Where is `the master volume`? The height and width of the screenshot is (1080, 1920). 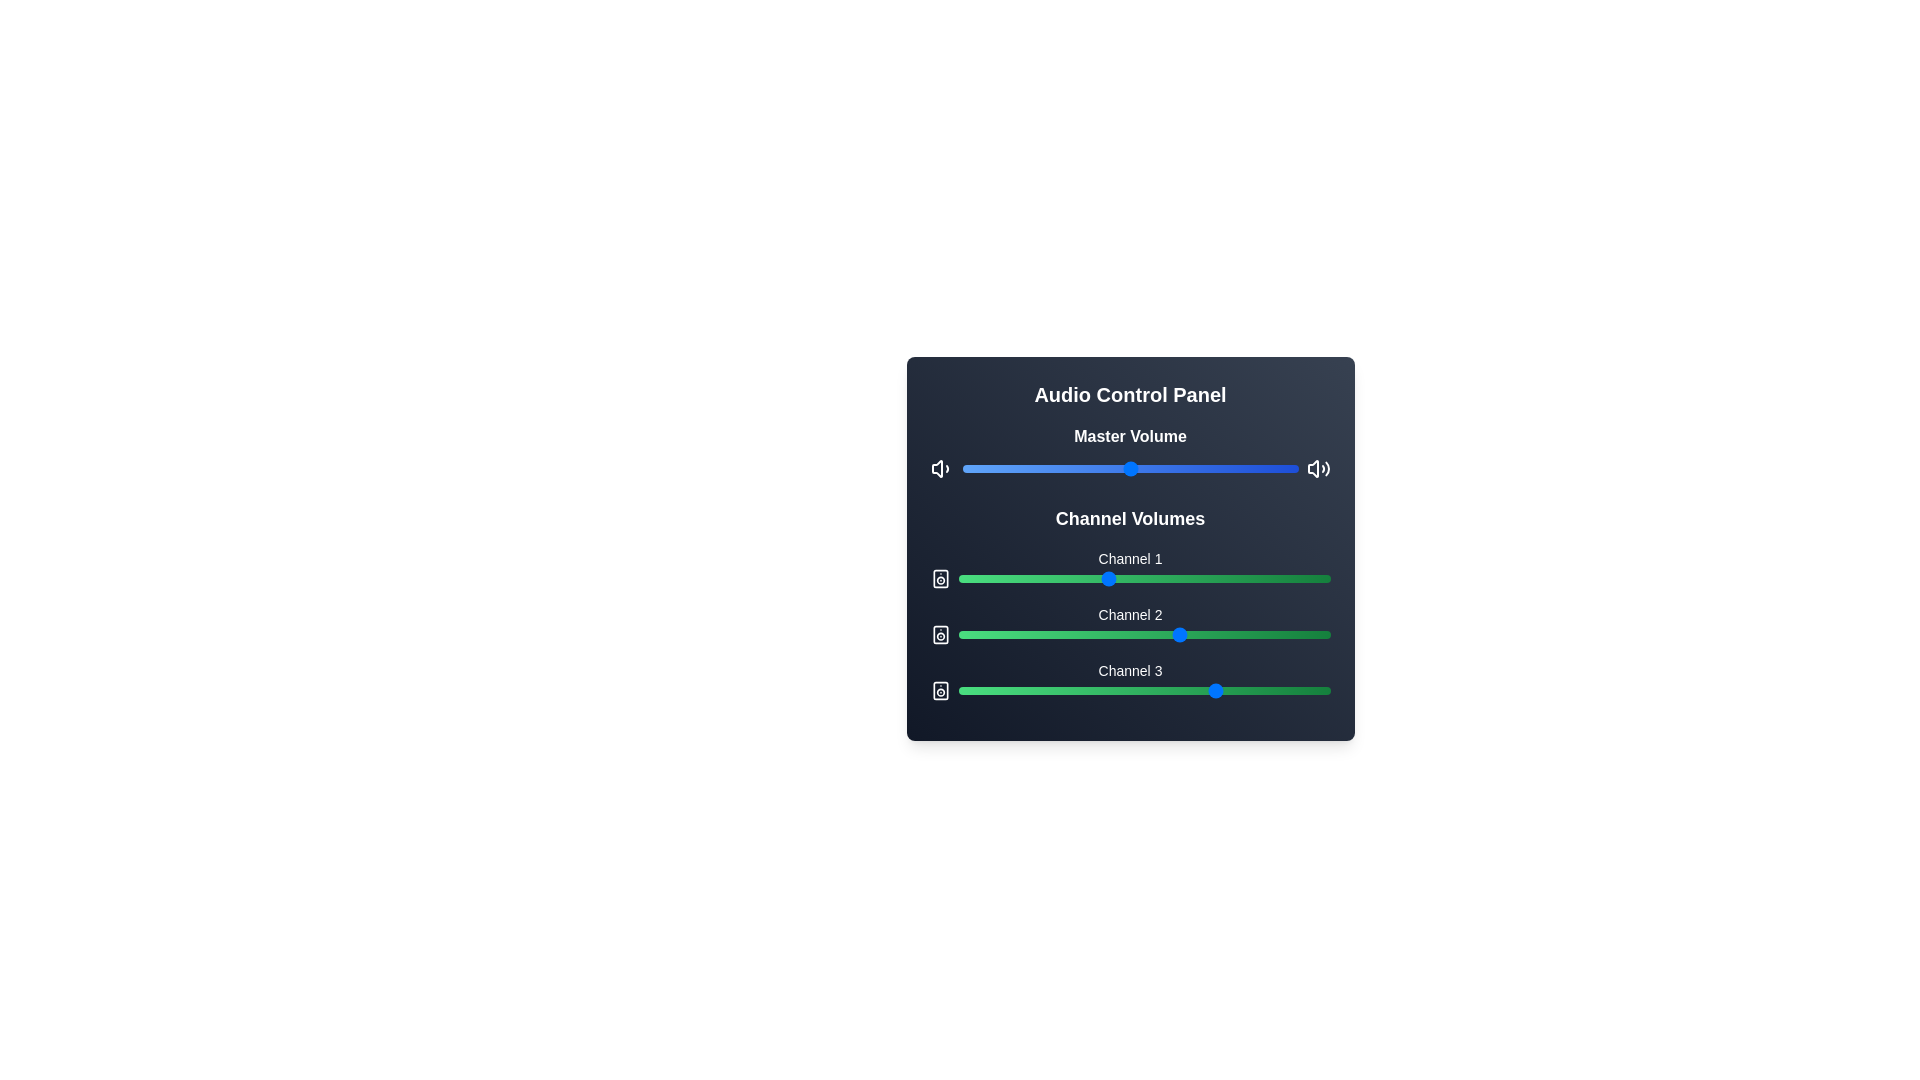
the master volume is located at coordinates (1089, 469).